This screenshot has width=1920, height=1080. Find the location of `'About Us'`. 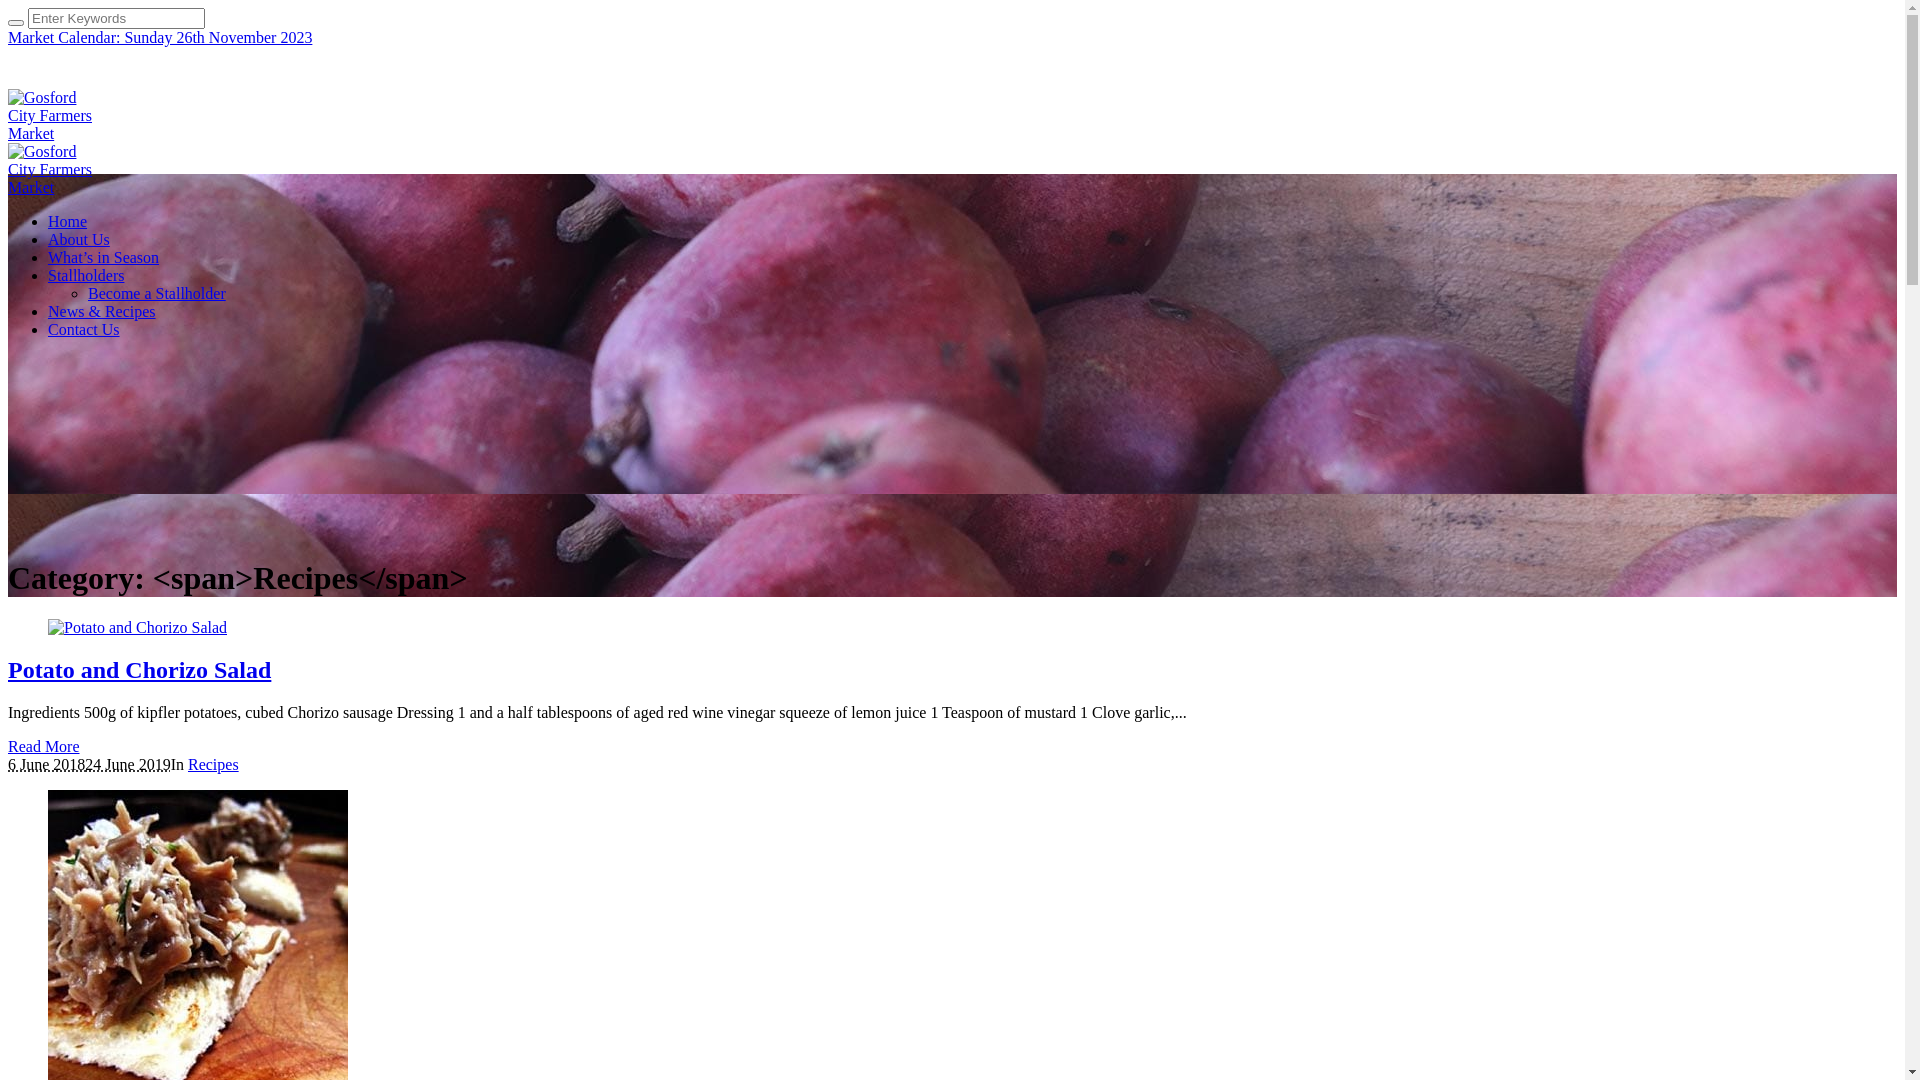

'About Us' is located at coordinates (78, 238).